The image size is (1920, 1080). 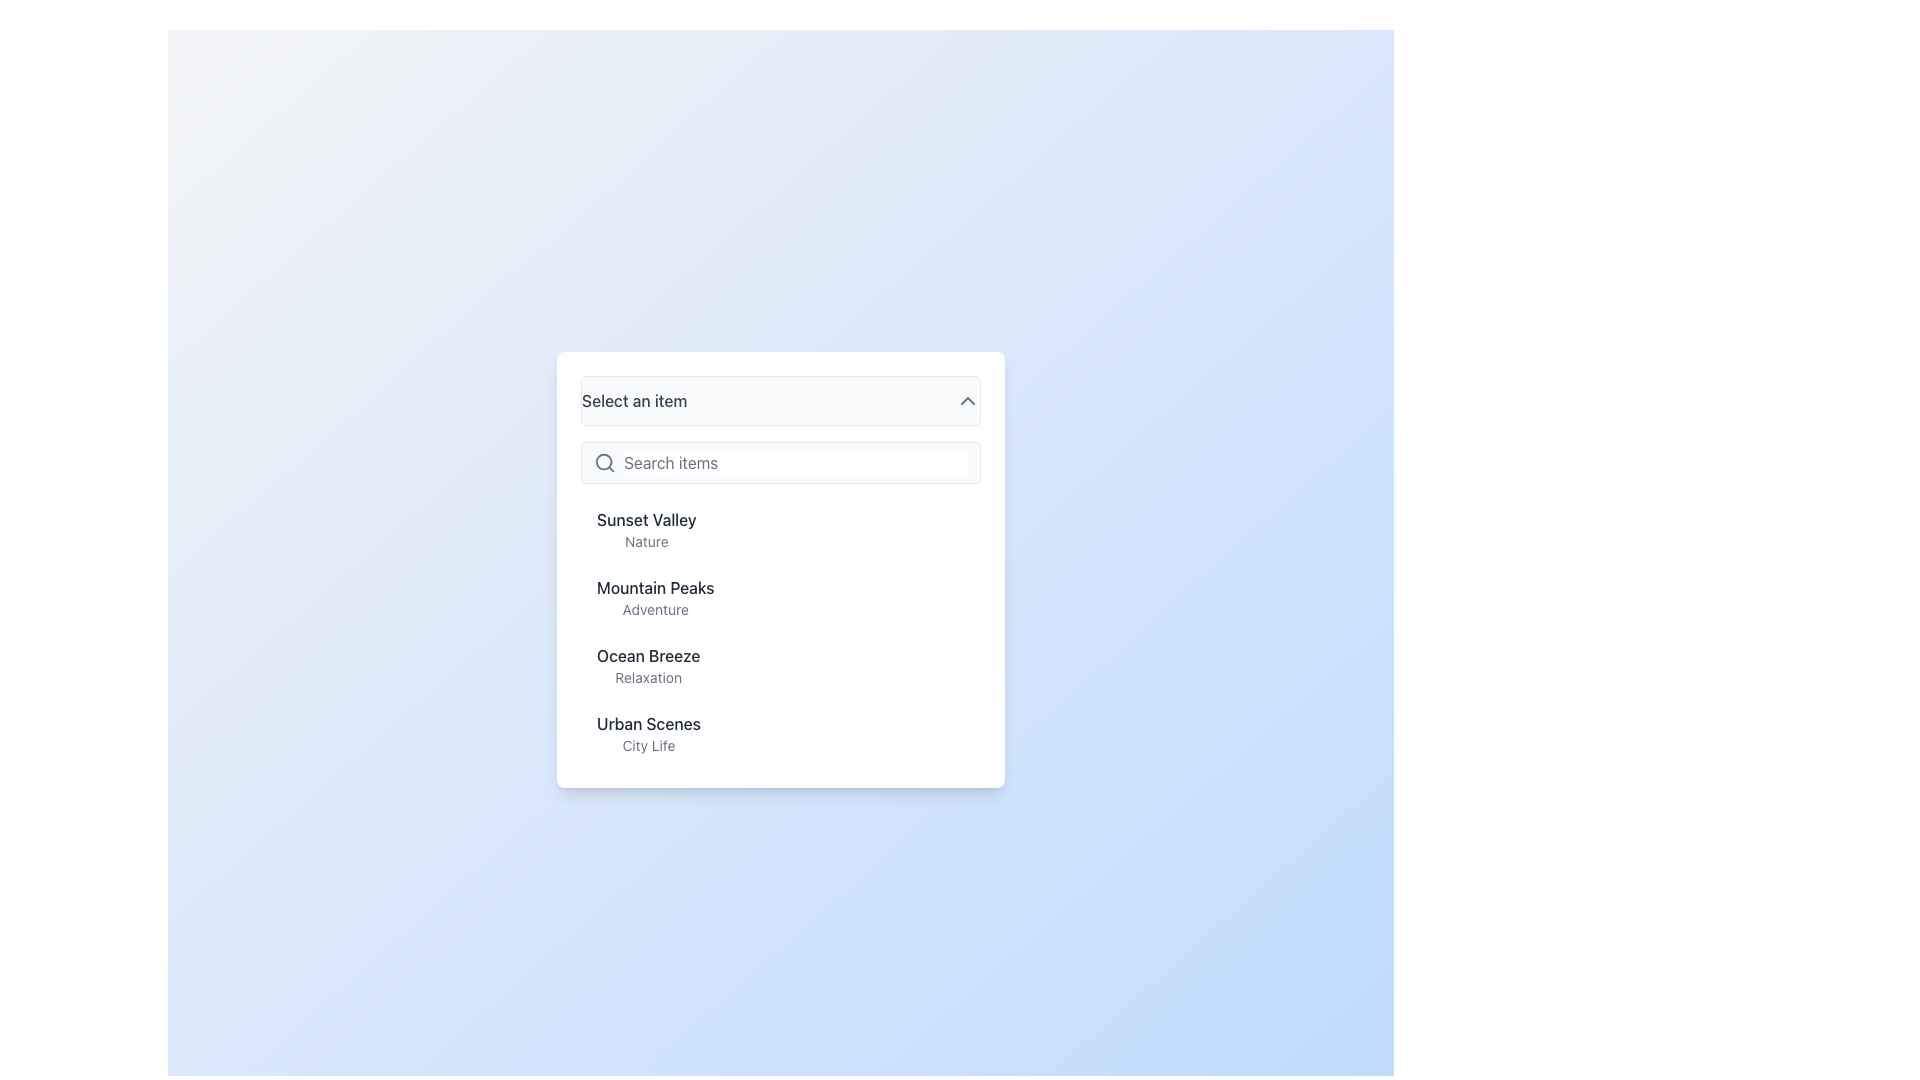 What do you see at coordinates (968, 401) in the screenshot?
I see `the chevron icon indicating the dropdown menu state, which is located to the right of the text 'Select an item' and is currently expanded` at bounding box center [968, 401].